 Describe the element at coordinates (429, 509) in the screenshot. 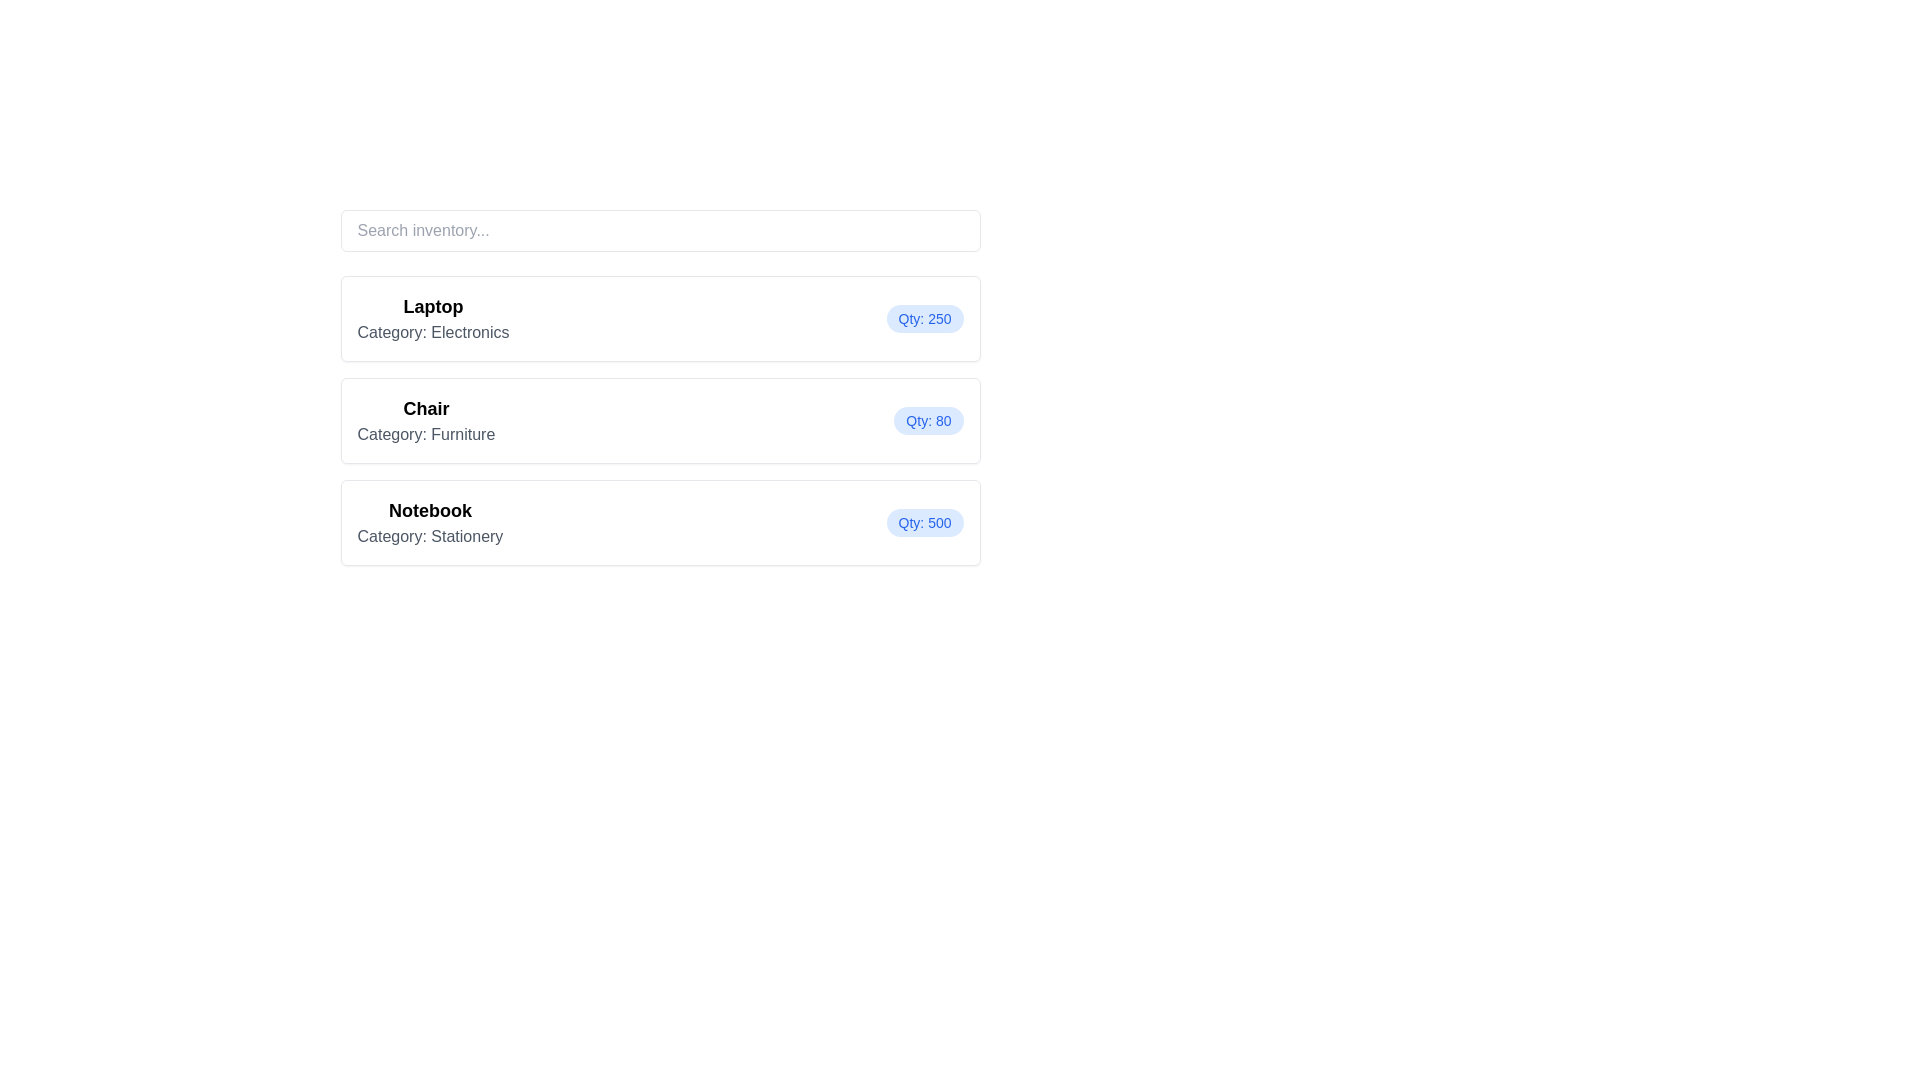

I see `the bold, black-colored static text reading 'Notebook', which is the third item in a vertical list of stationery categories` at that location.